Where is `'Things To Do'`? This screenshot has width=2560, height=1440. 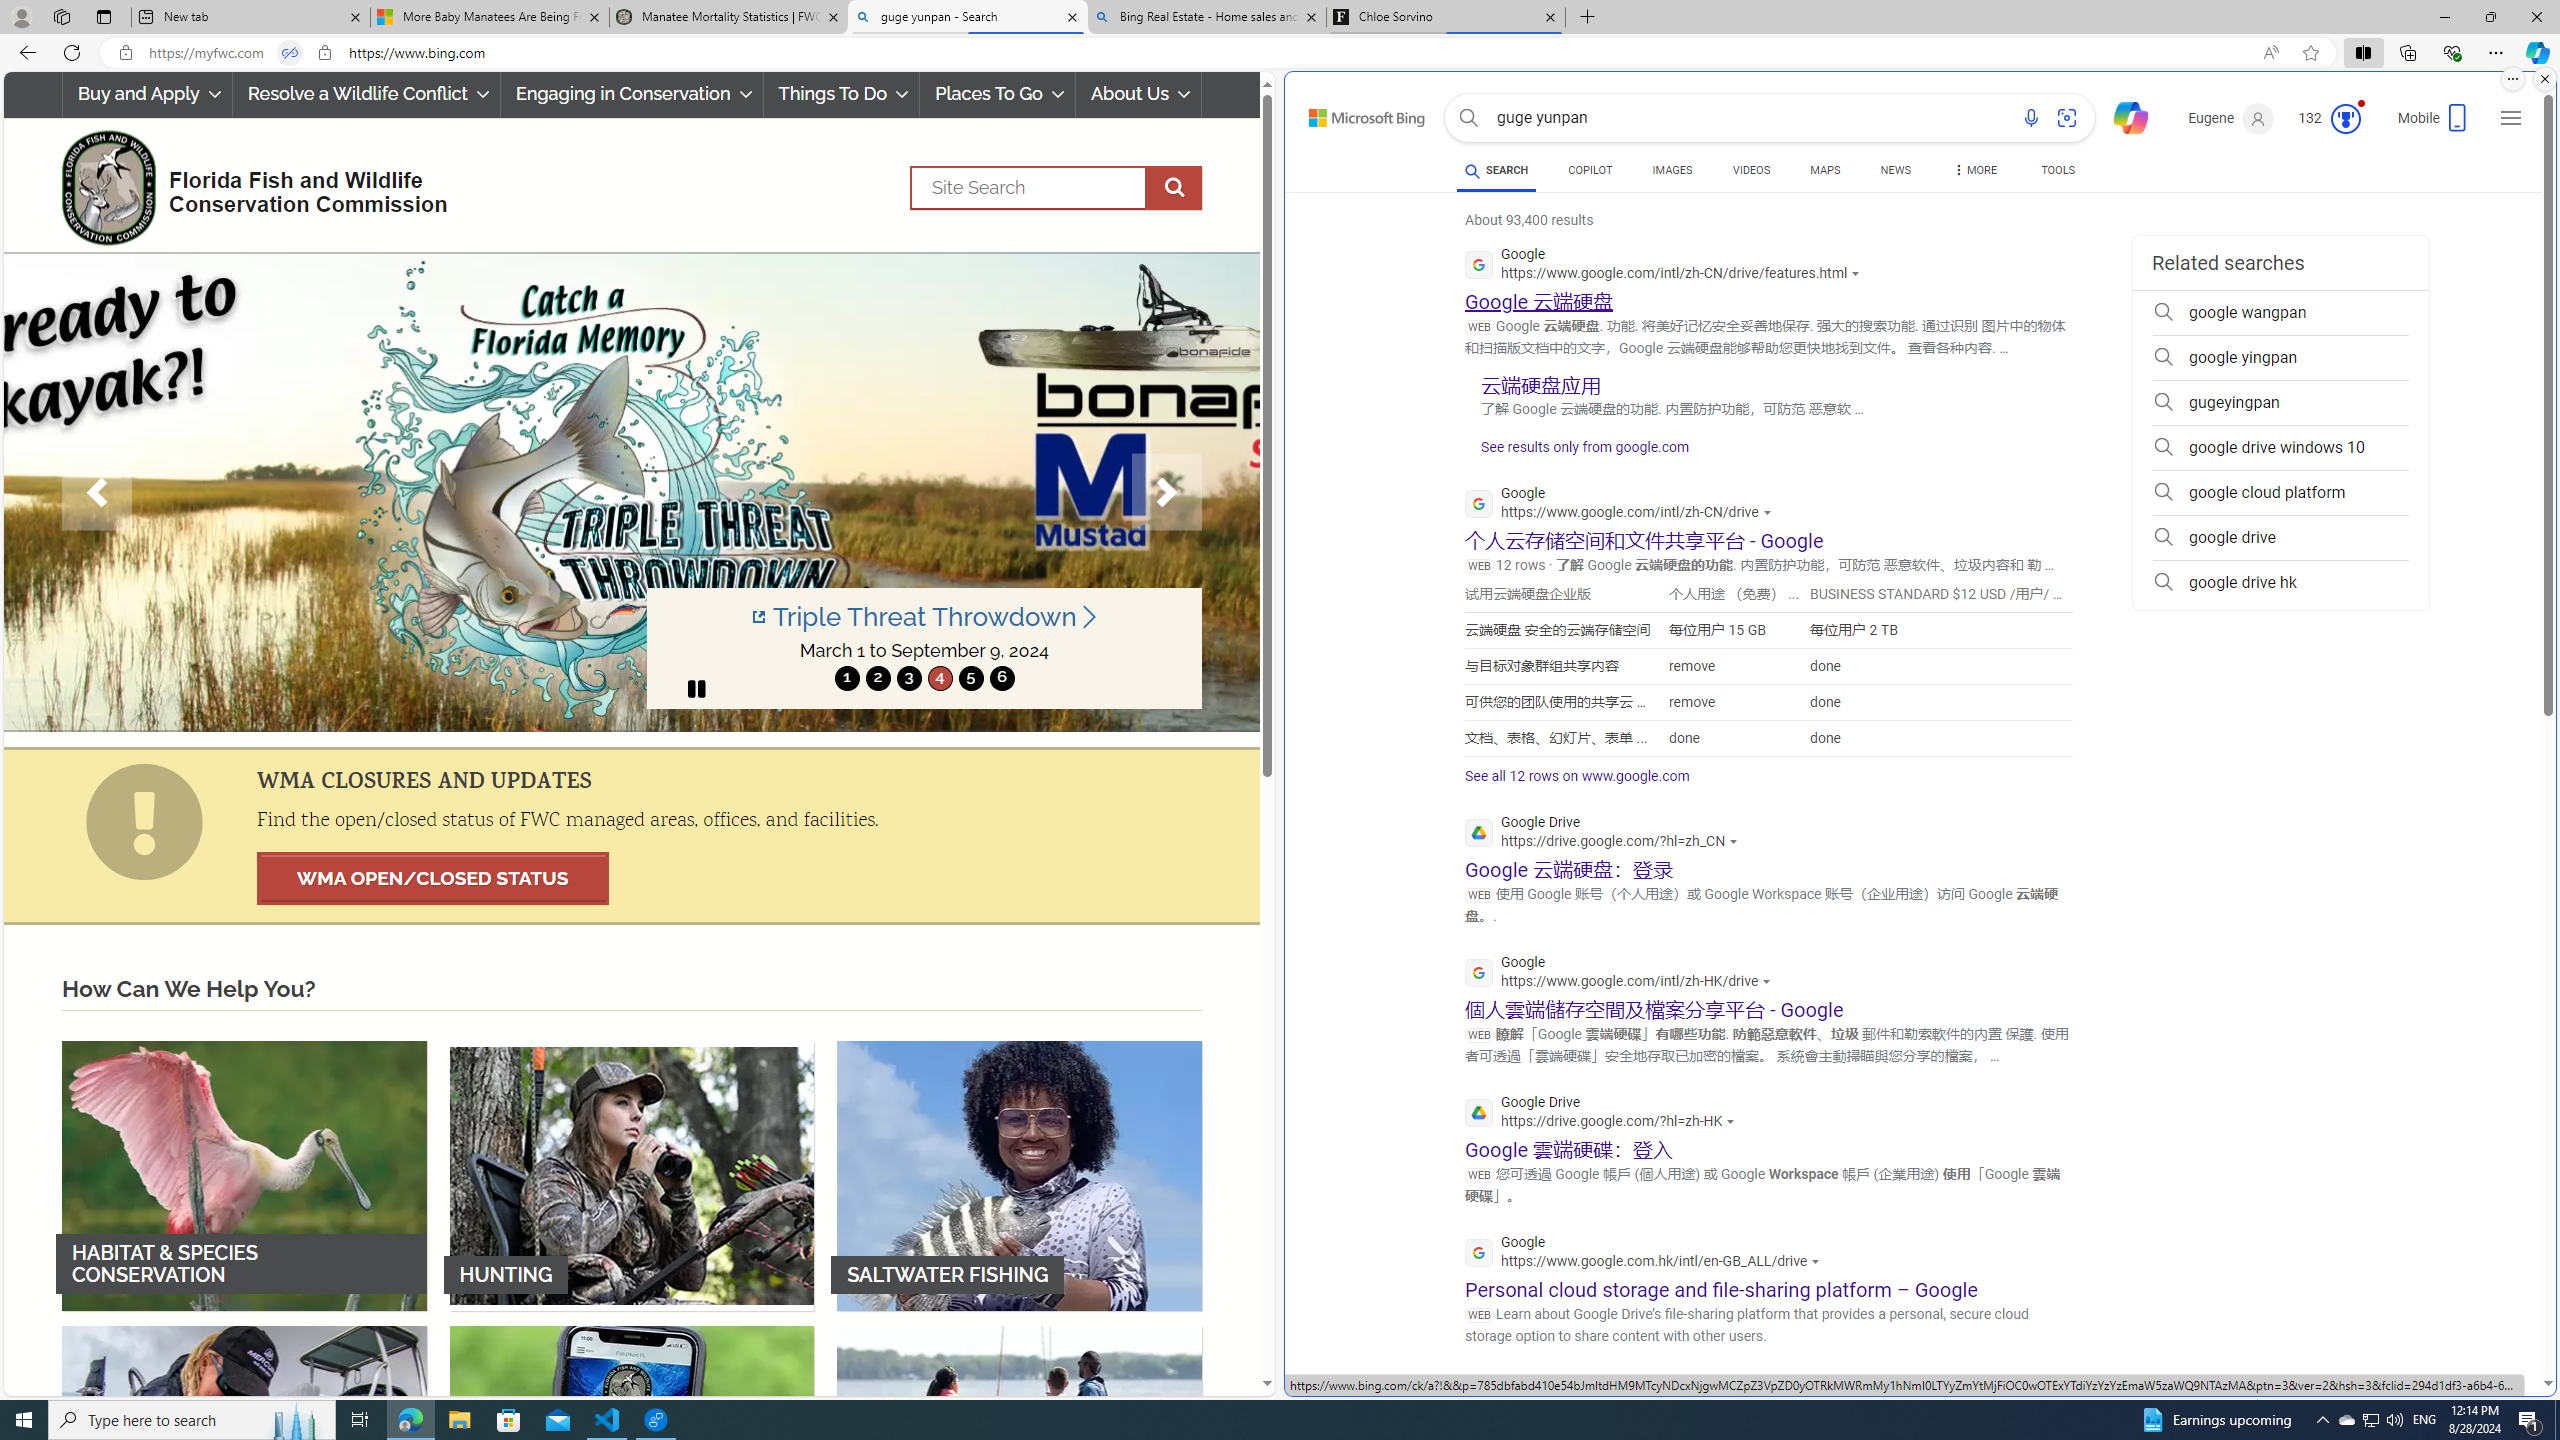 'Things To Do' is located at coordinates (839, 93).